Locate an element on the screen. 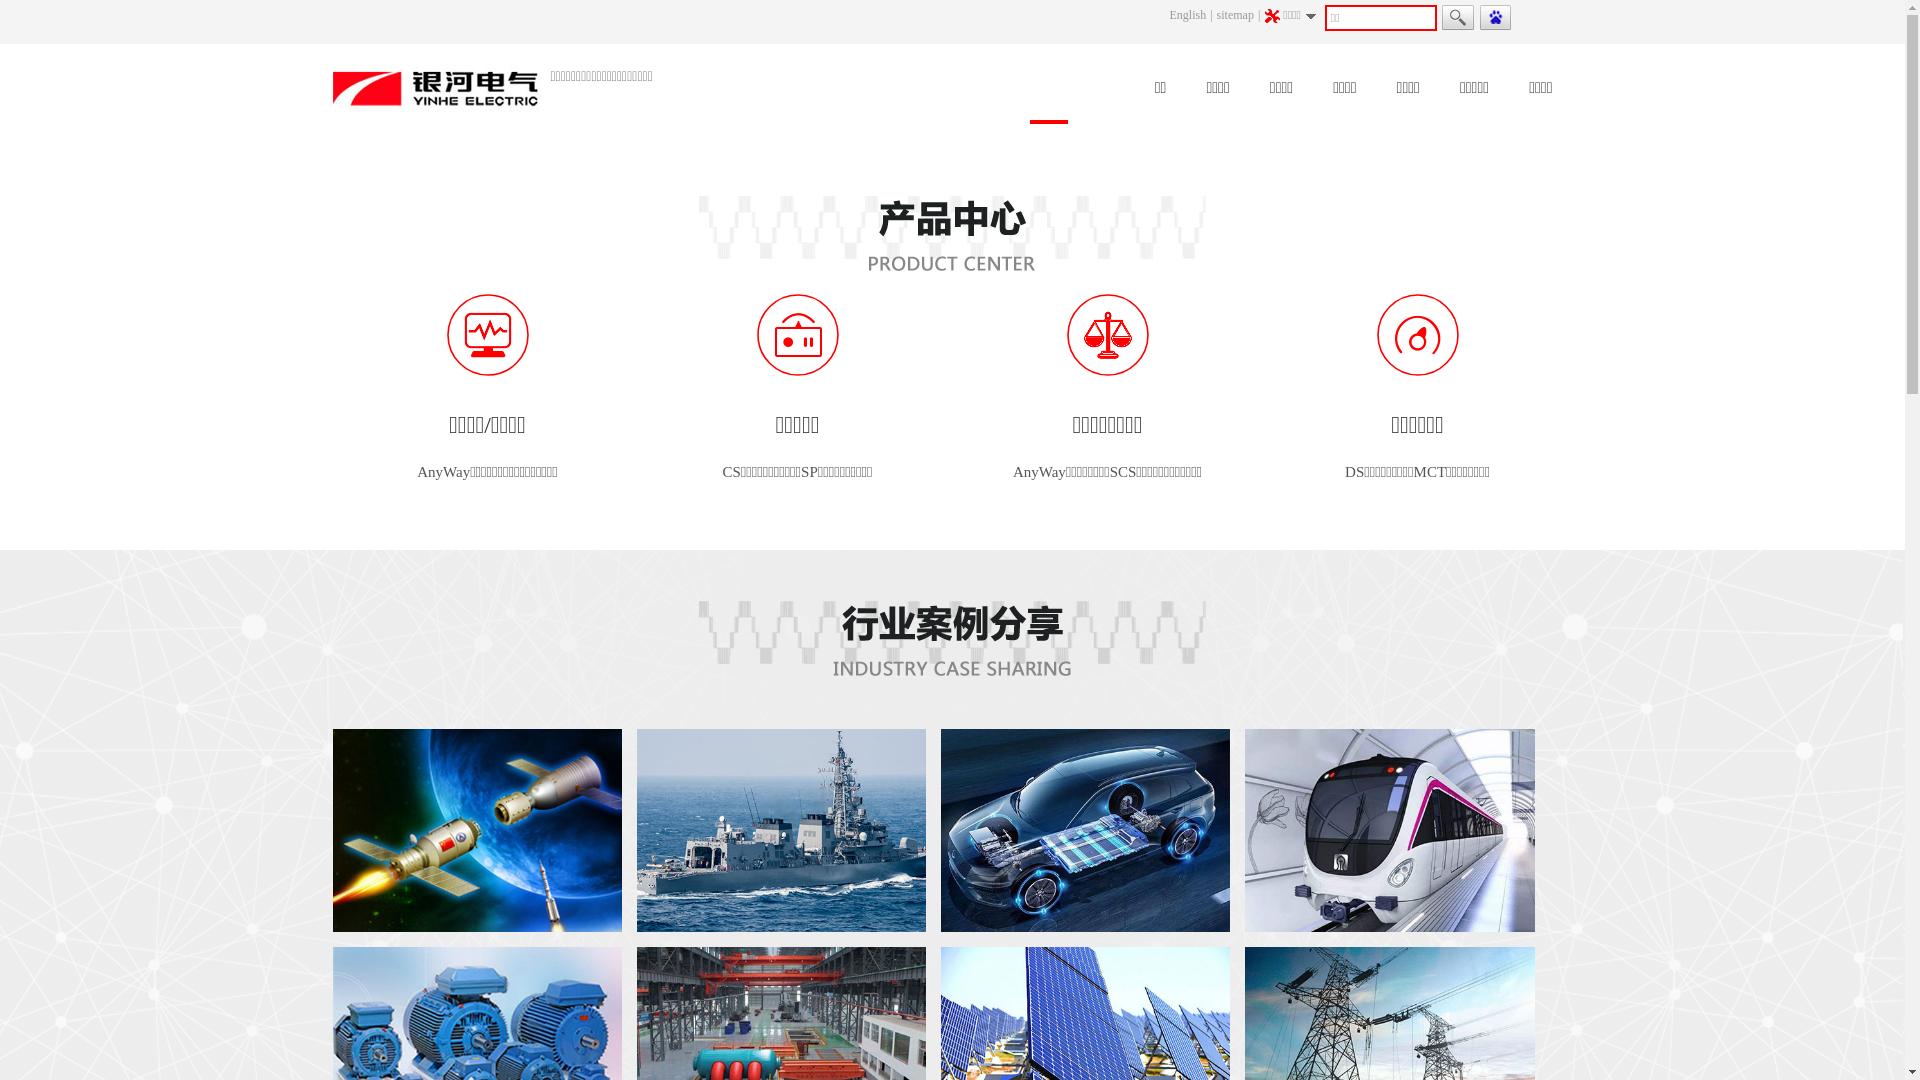 The height and width of the screenshot is (1080, 1920). 'sitemap' is located at coordinates (1216, 15).